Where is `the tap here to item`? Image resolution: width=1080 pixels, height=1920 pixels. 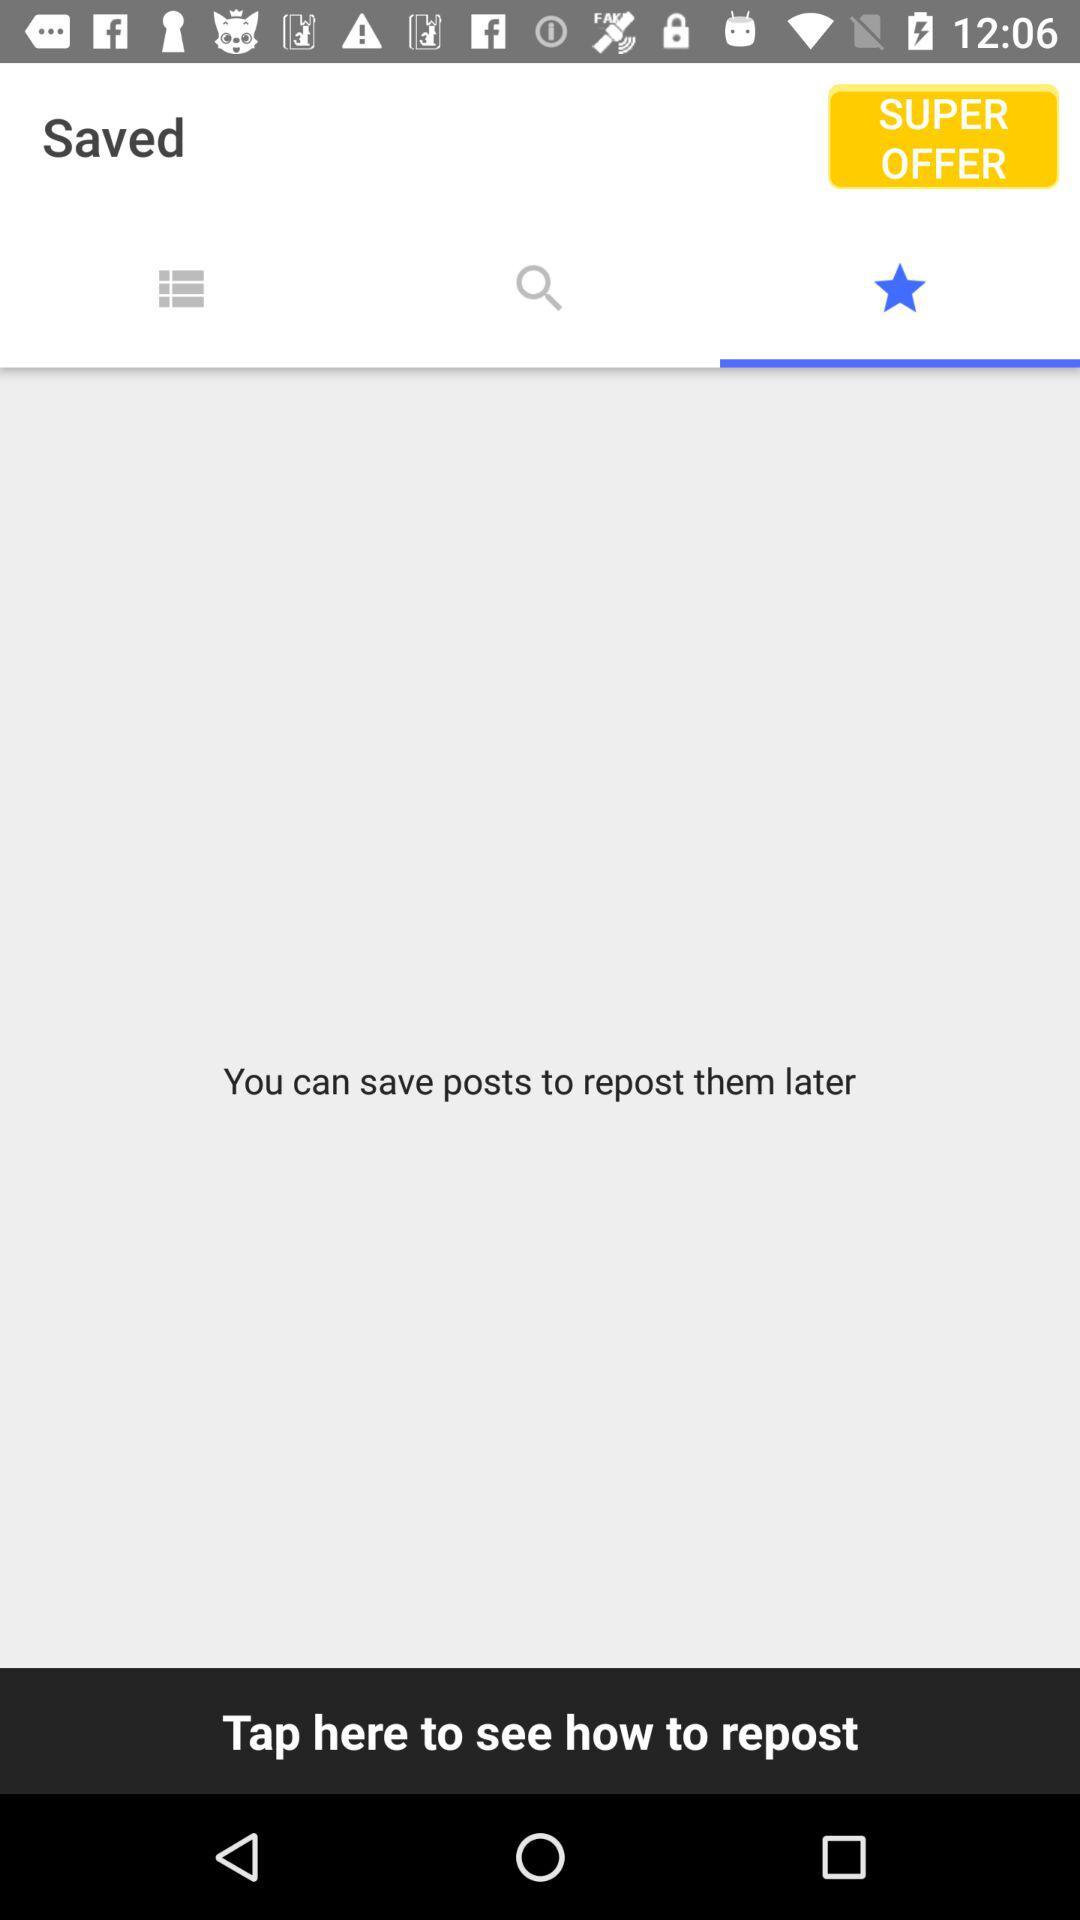 the tap here to item is located at coordinates (540, 1730).